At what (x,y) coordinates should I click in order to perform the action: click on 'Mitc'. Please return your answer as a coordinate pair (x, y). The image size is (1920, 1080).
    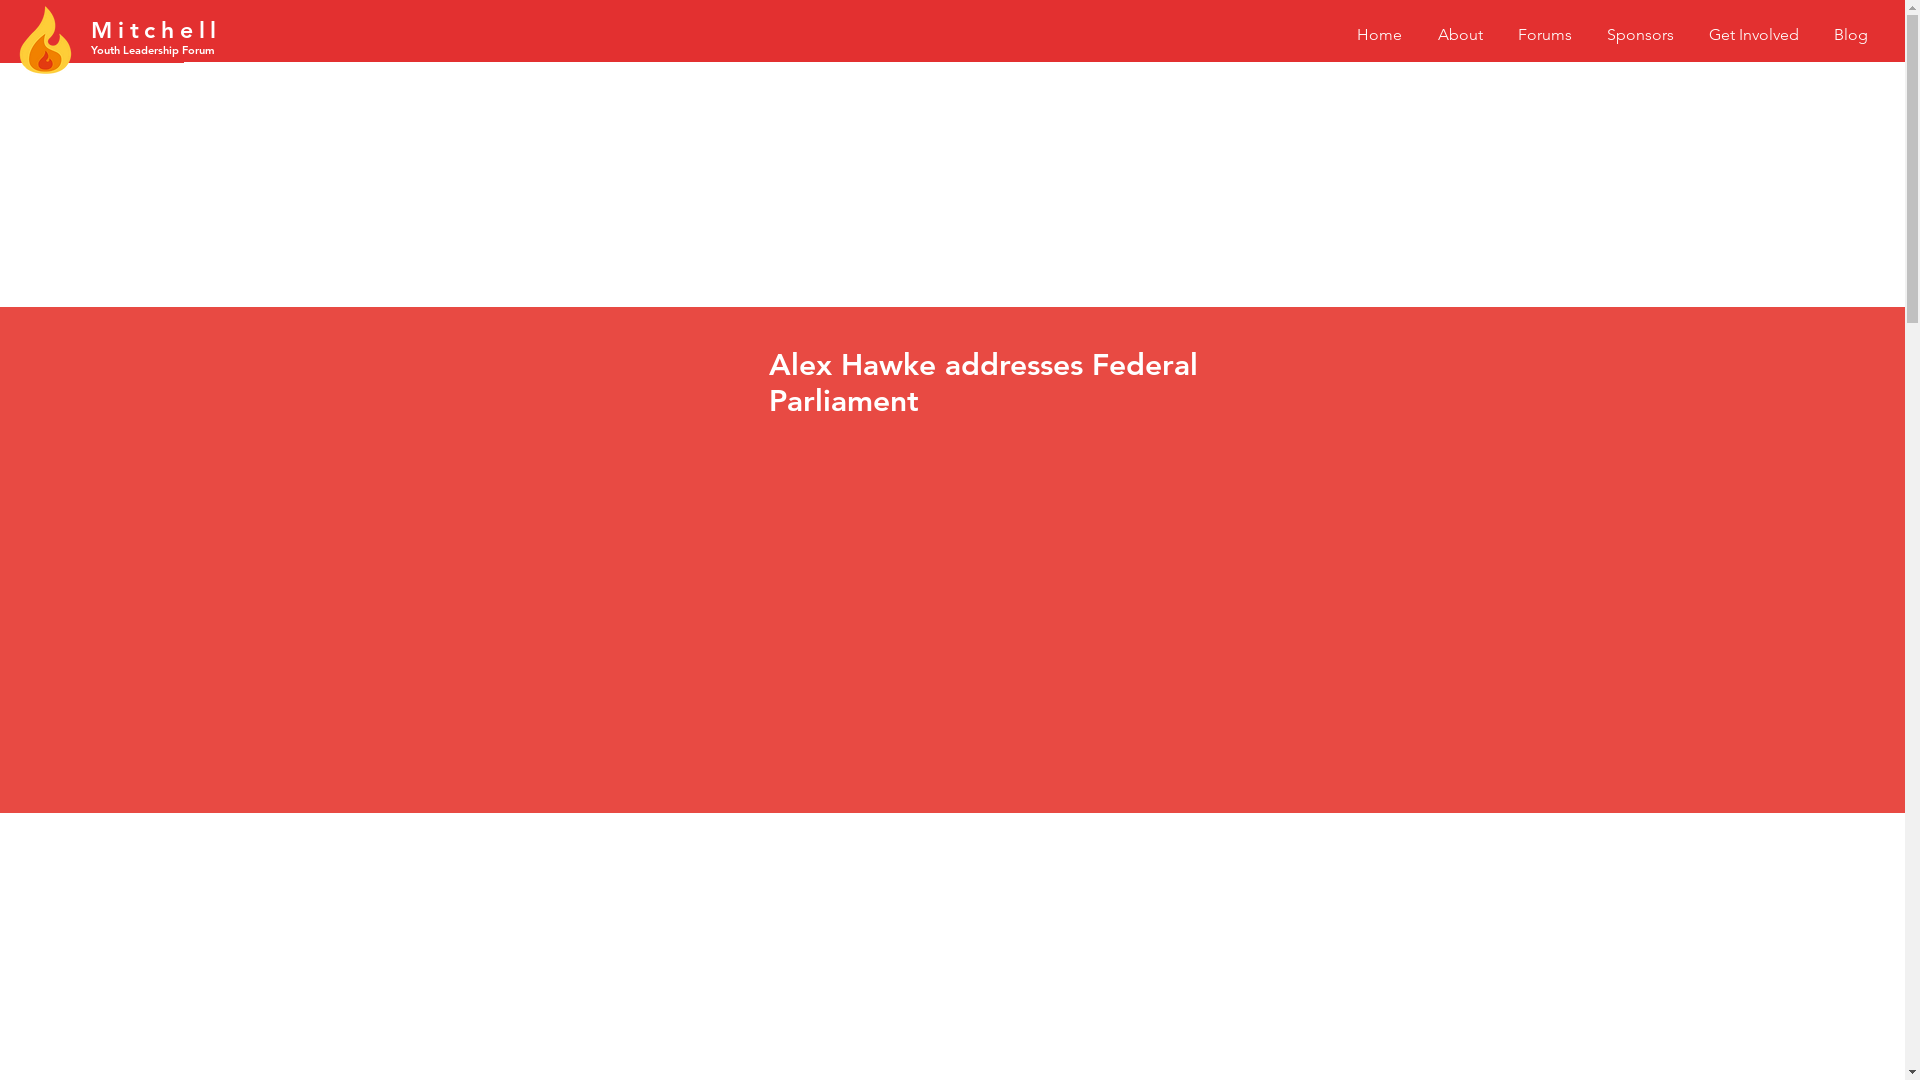
    Looking at the image, I should click on (90, 30).